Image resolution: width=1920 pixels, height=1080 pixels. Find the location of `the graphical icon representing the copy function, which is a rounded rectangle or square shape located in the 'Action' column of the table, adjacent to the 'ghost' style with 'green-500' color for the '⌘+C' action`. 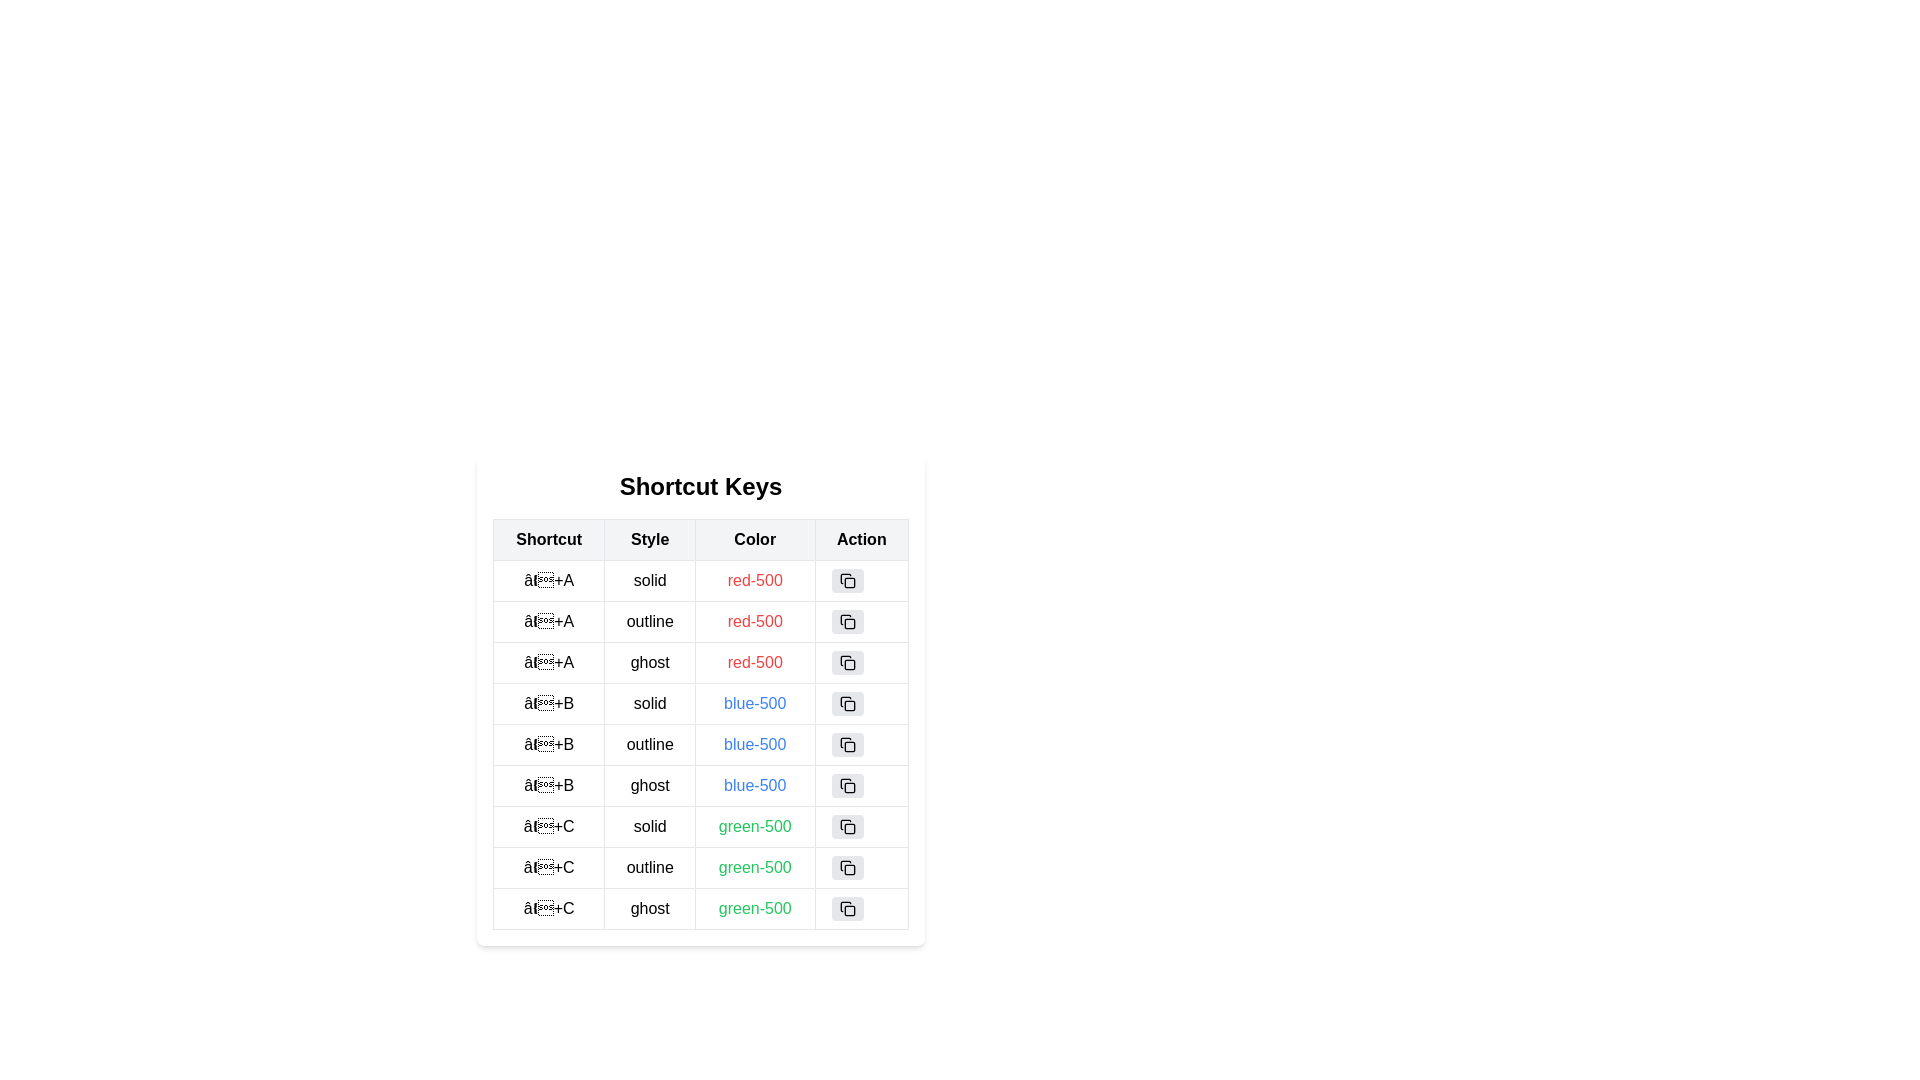

the graphical icon representing the copy function, which is a rounded rectangle or square shape located in the 'Action' column of the table, adjacent to the 'ghost' style with 'green-500' color for the '⌘+C' action is located at coordinates (849, 910).